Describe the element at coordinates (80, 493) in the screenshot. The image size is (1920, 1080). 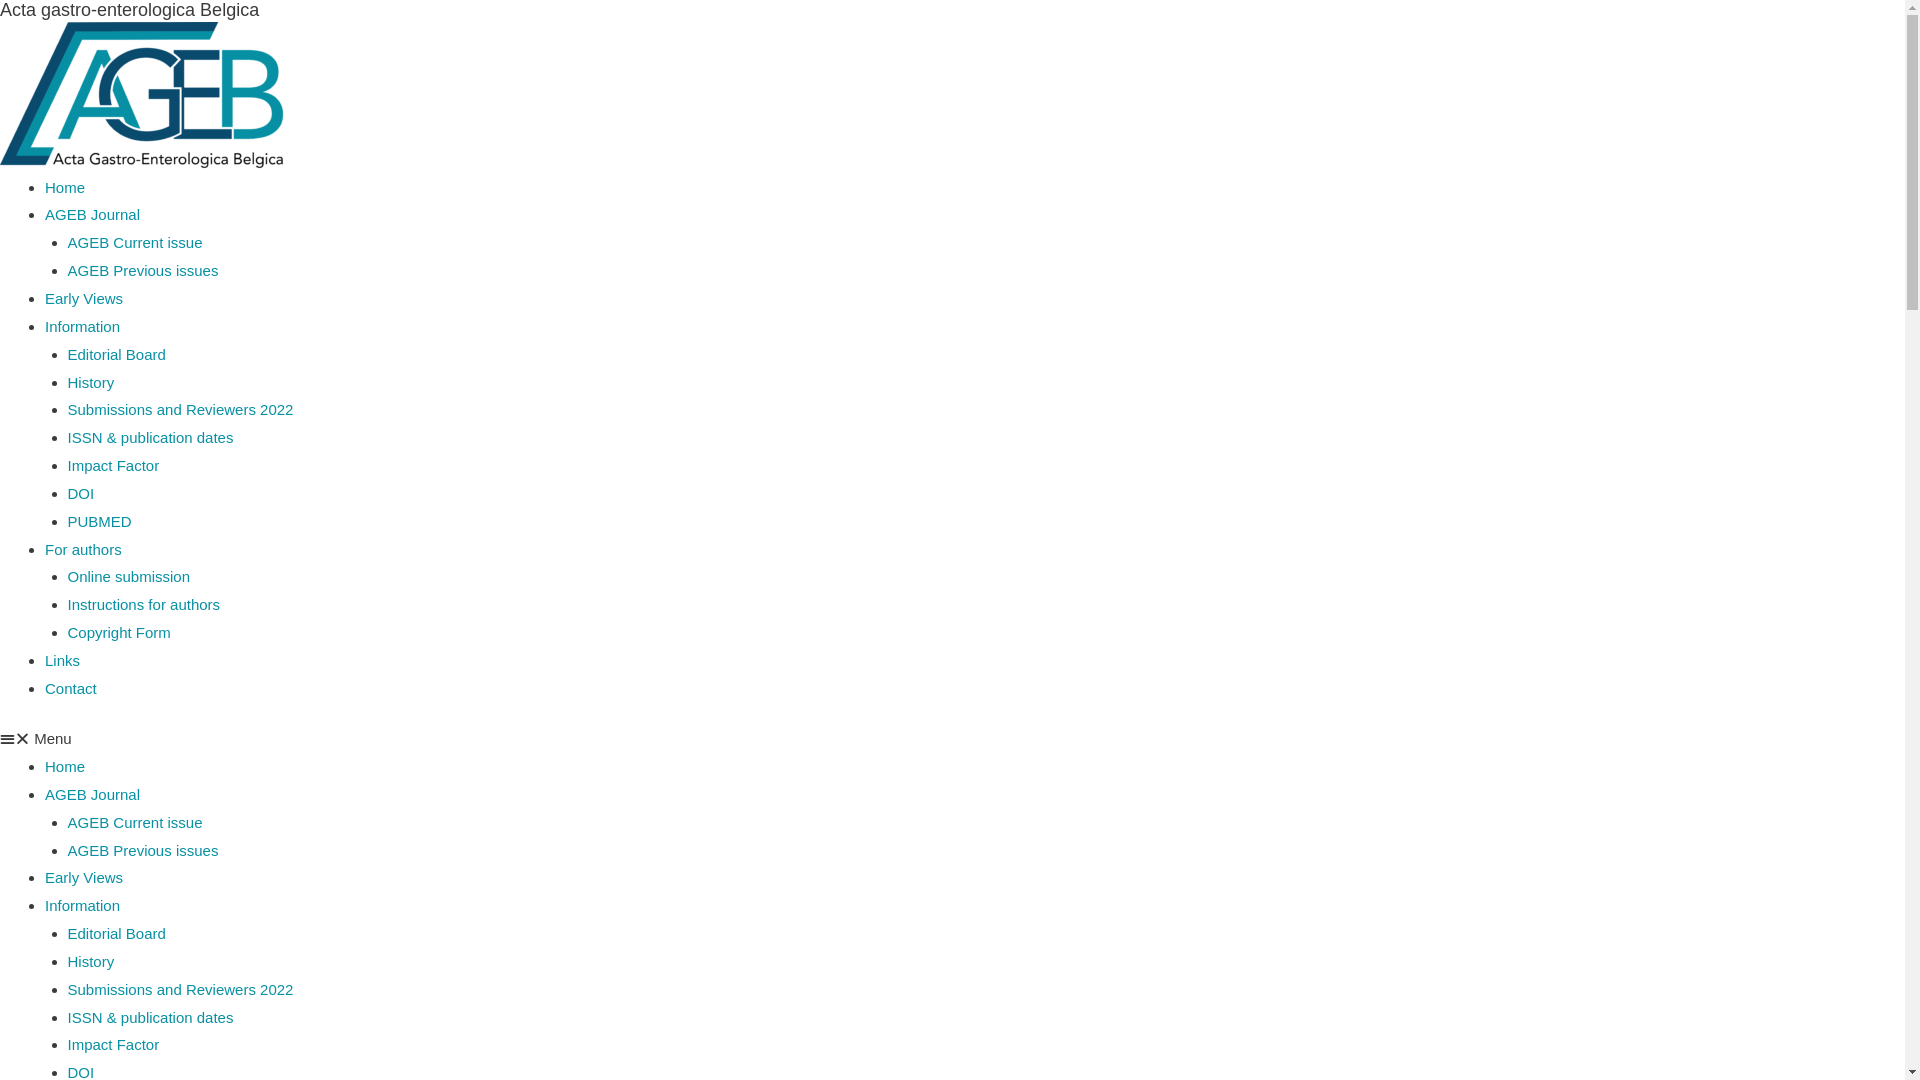
I see `'DOI'` at that location.